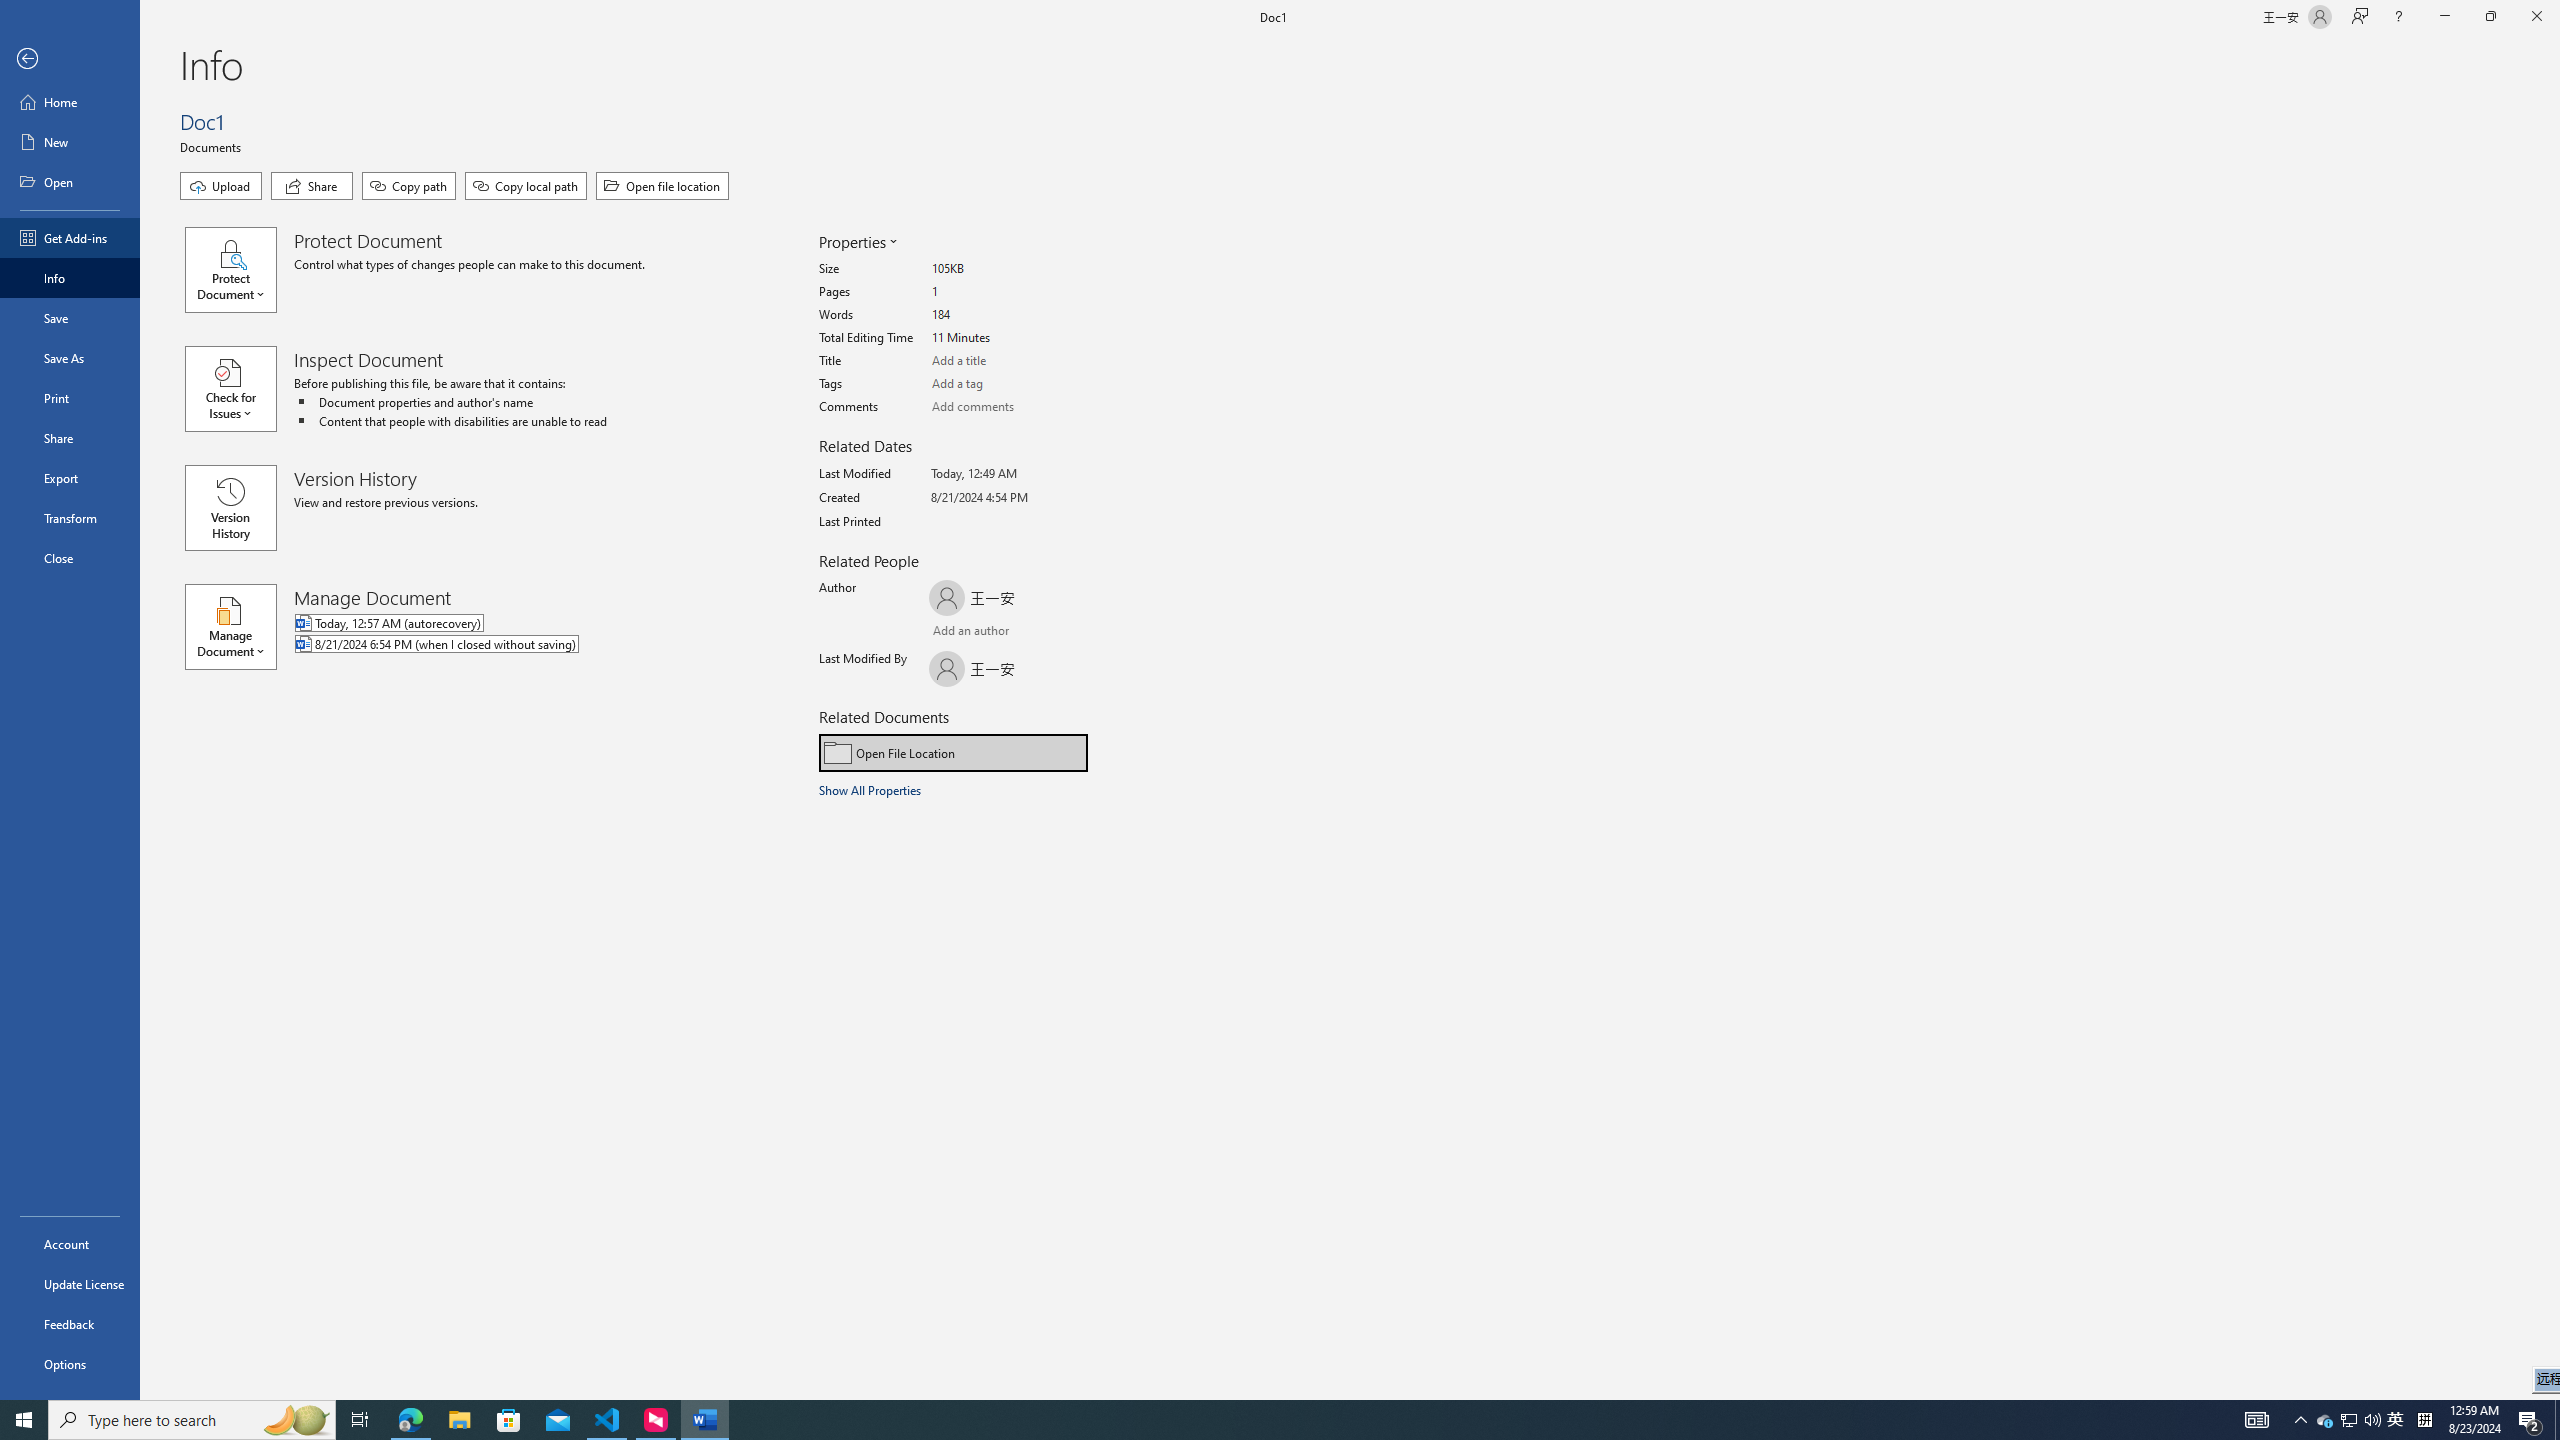  I want to click on 'Upload', so click(220, 184).